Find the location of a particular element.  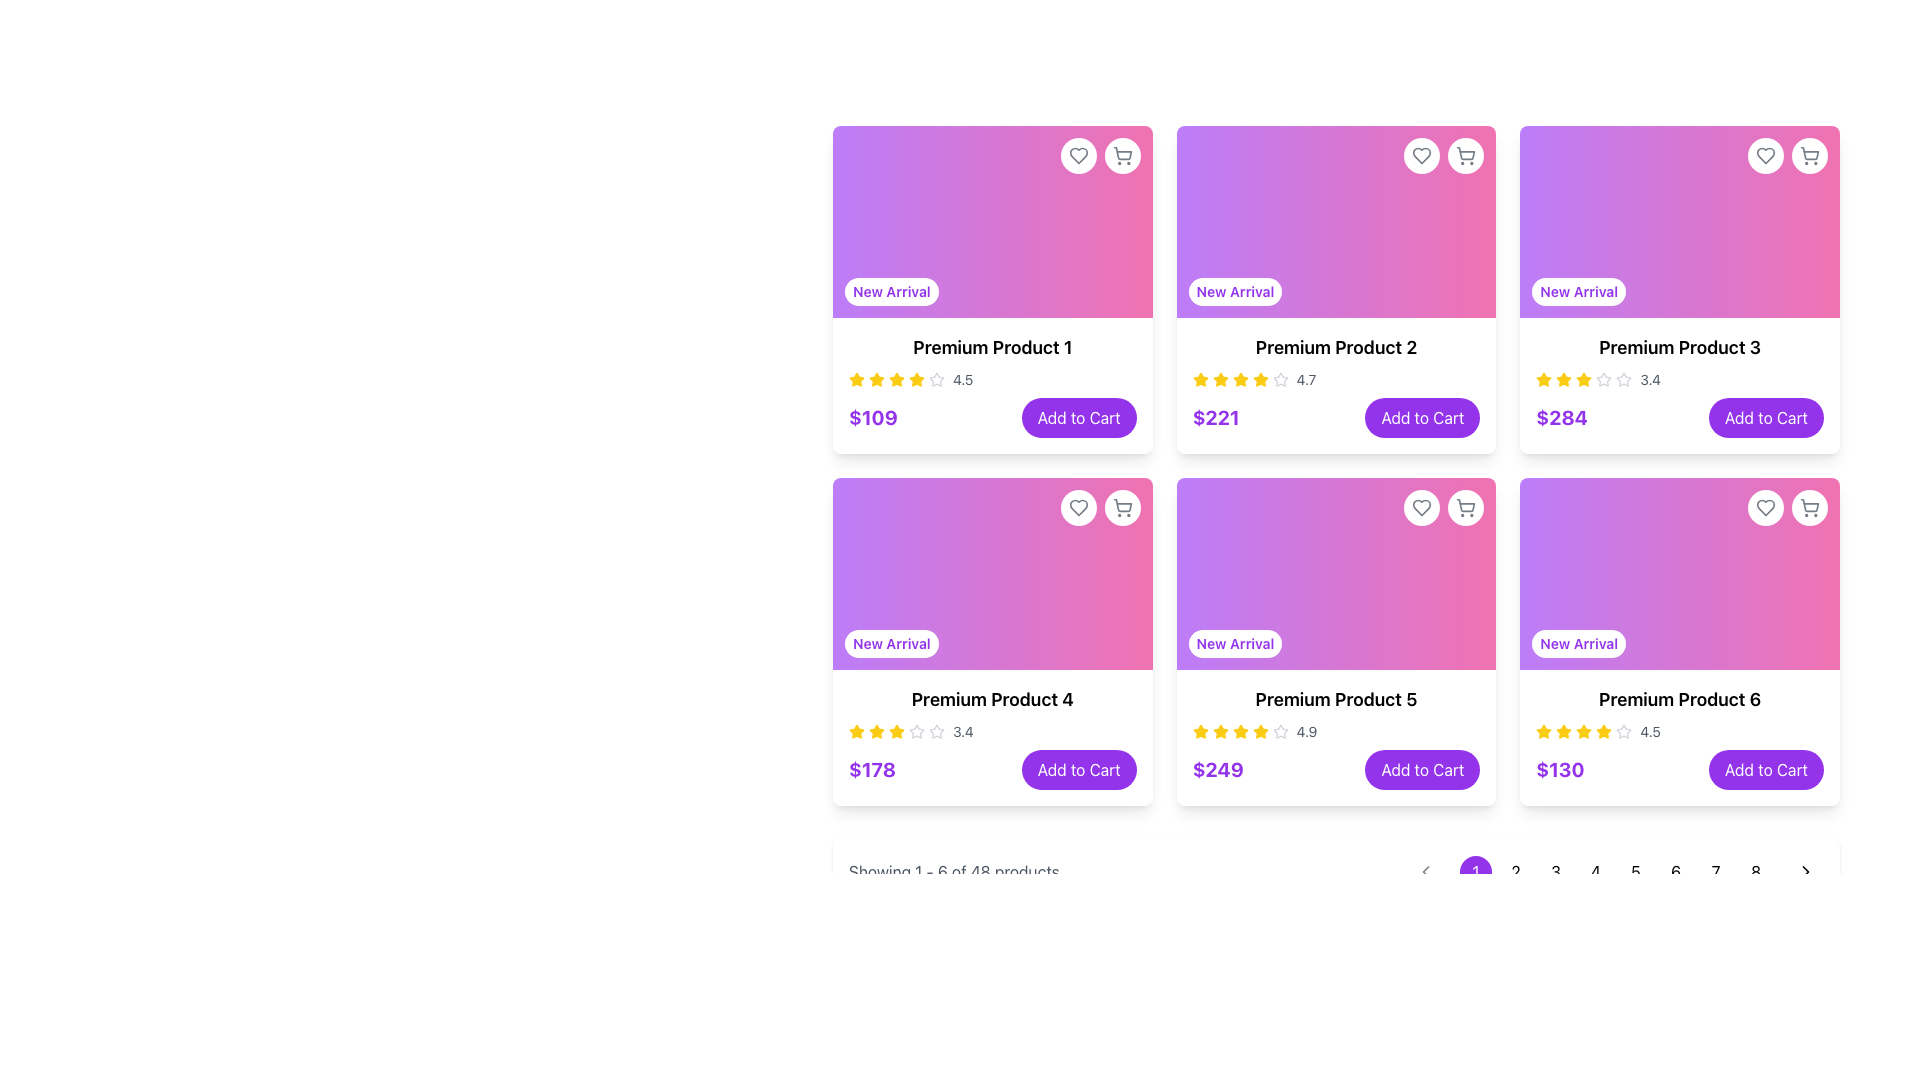

the heart-shaped icon outlined in gray in the top-right corner of the 'Premium Product 1' card to mark it as a favorite is located at coordinates (1077, 507).